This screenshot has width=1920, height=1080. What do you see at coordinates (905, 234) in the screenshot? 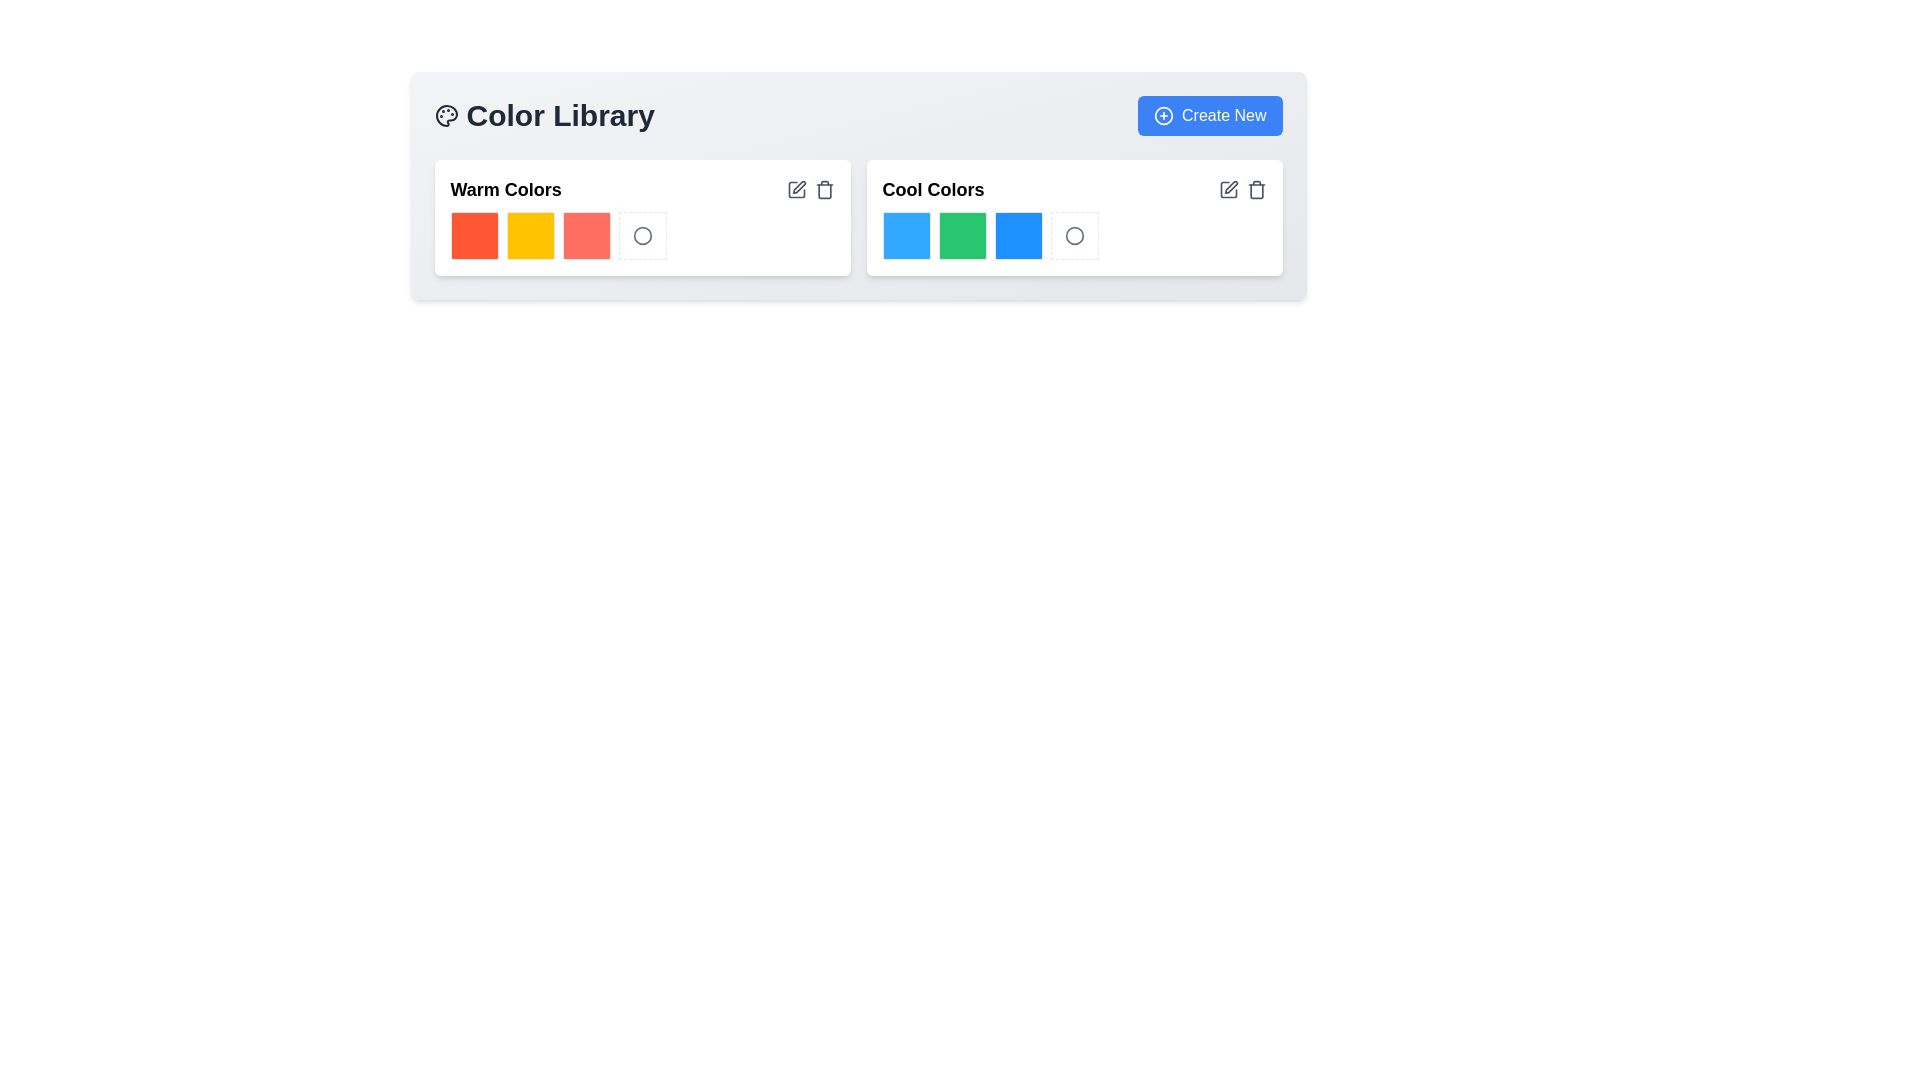
I see `the first bright blue square color block in the 'Cool Colors' section` at bounding box center [905, 234].